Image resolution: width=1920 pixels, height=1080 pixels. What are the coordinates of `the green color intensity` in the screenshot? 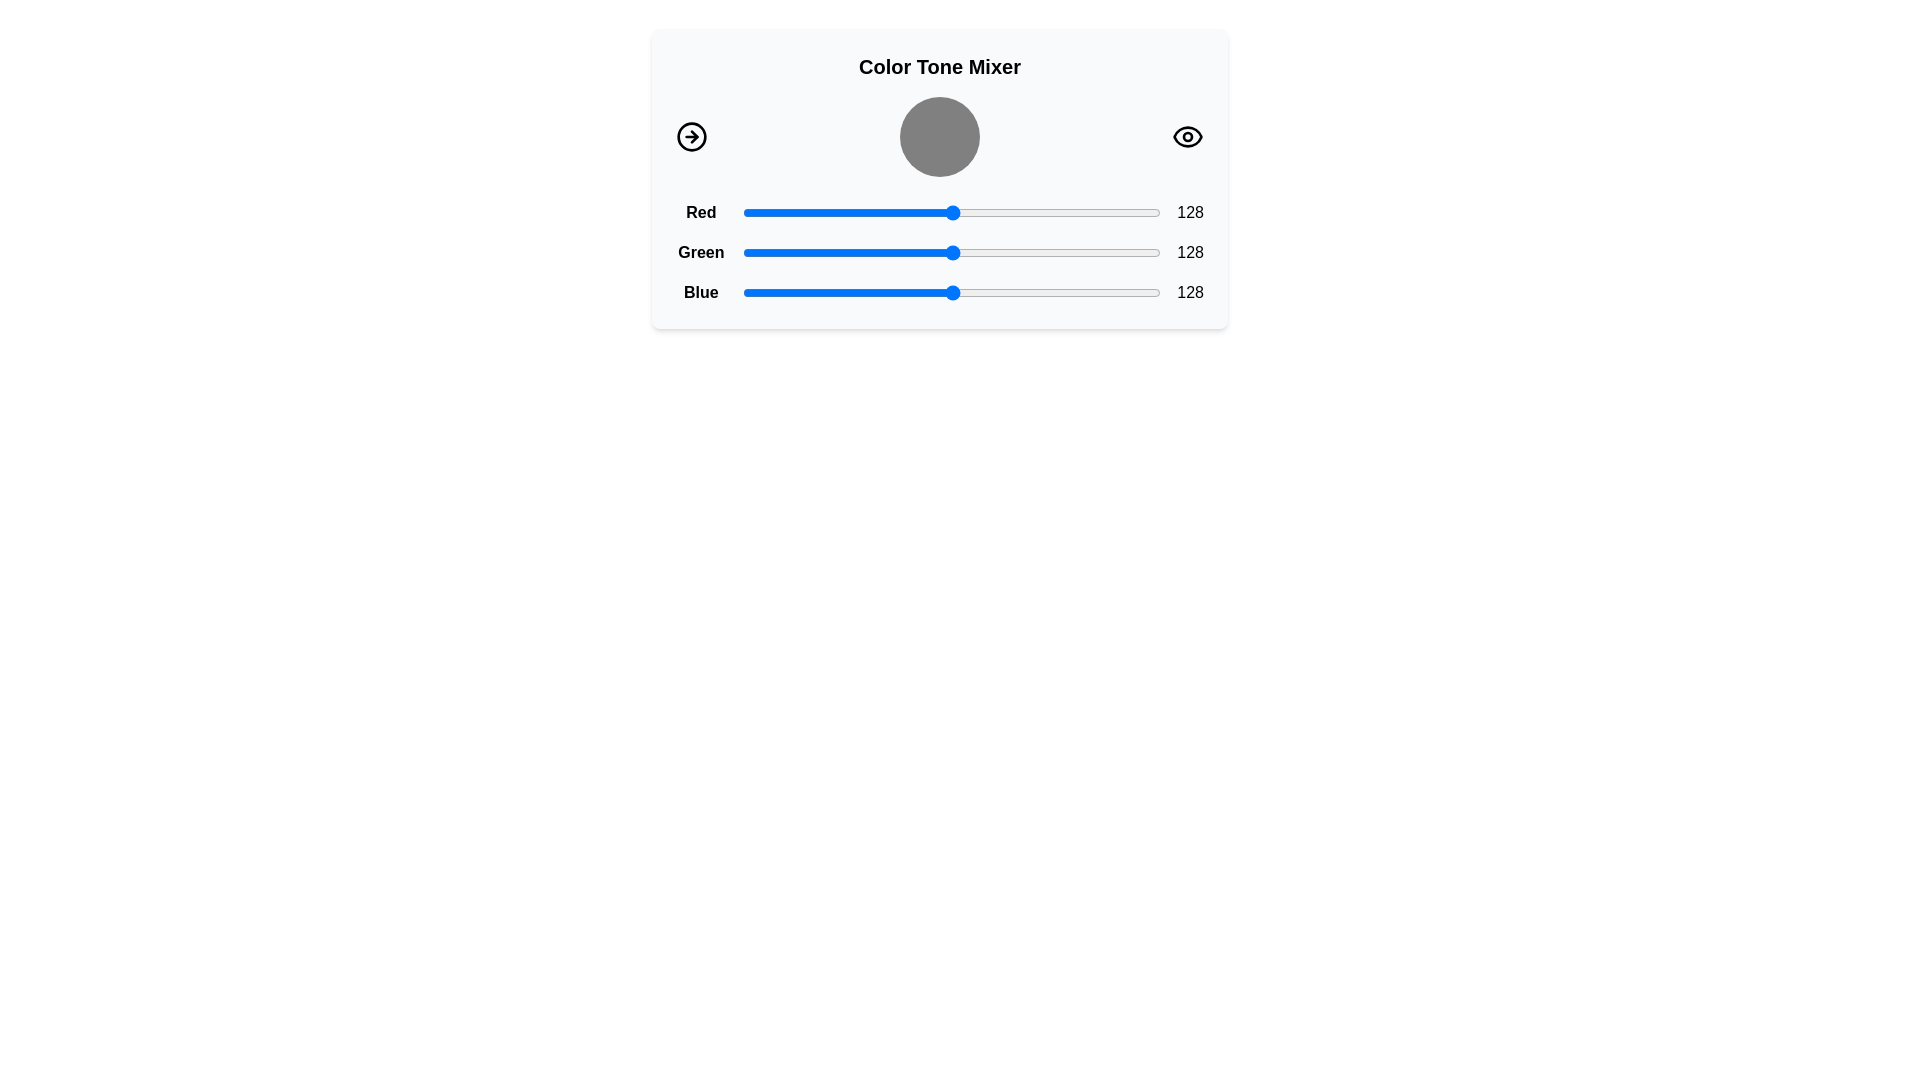 It's located at (855, 252).